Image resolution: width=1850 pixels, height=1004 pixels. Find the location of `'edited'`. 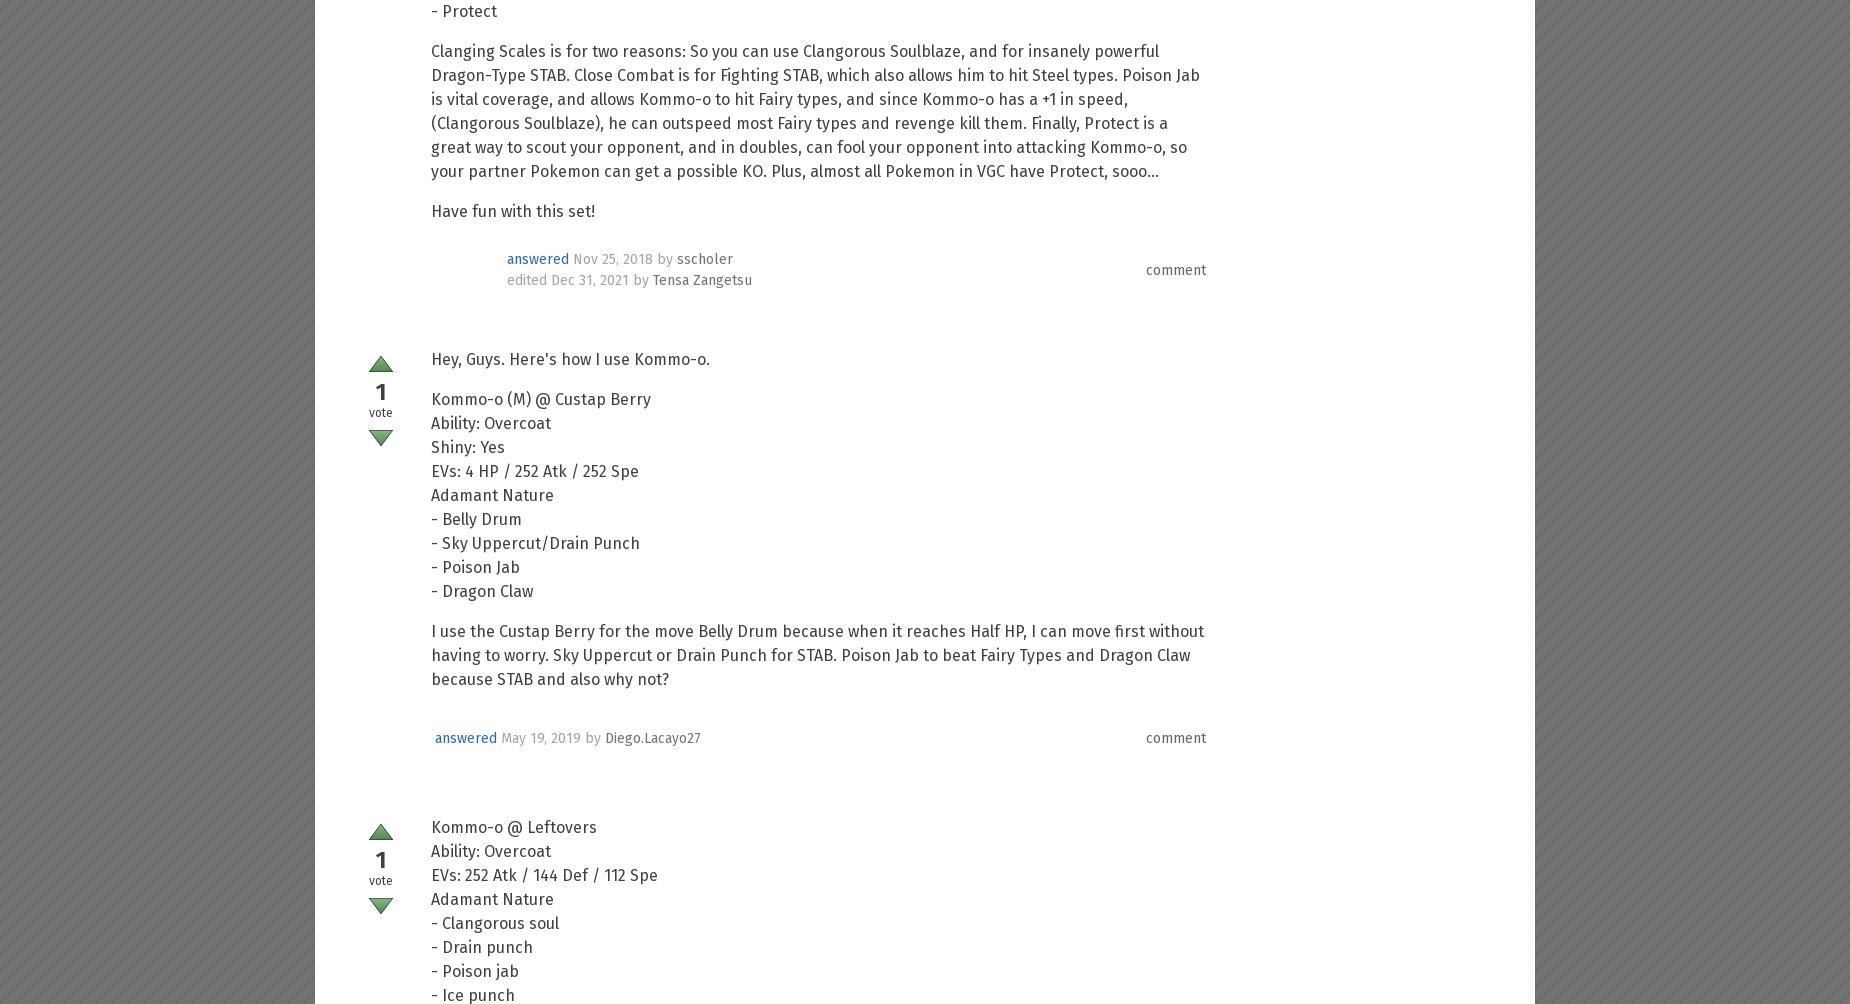

'edited' is located at coordinates (527, 280).